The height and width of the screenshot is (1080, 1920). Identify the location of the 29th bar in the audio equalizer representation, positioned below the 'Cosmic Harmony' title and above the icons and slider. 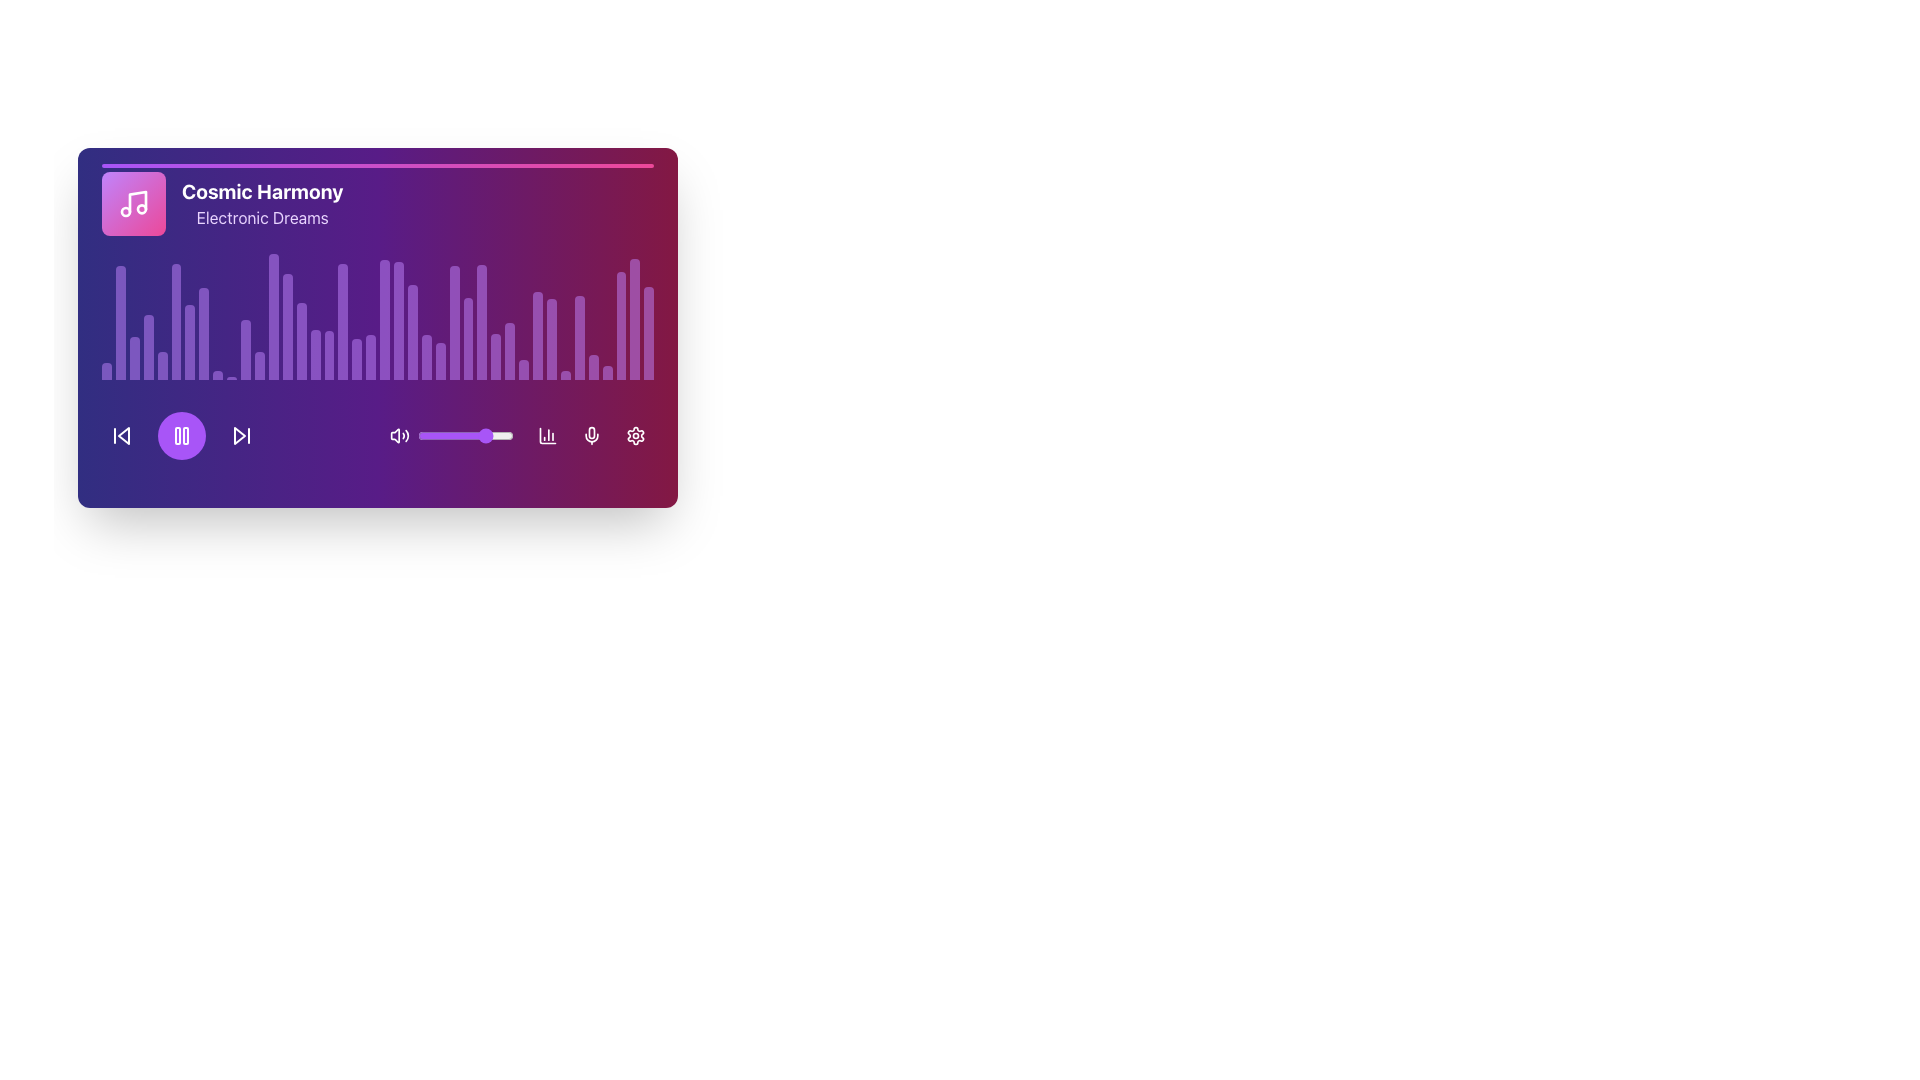
(510, 350).